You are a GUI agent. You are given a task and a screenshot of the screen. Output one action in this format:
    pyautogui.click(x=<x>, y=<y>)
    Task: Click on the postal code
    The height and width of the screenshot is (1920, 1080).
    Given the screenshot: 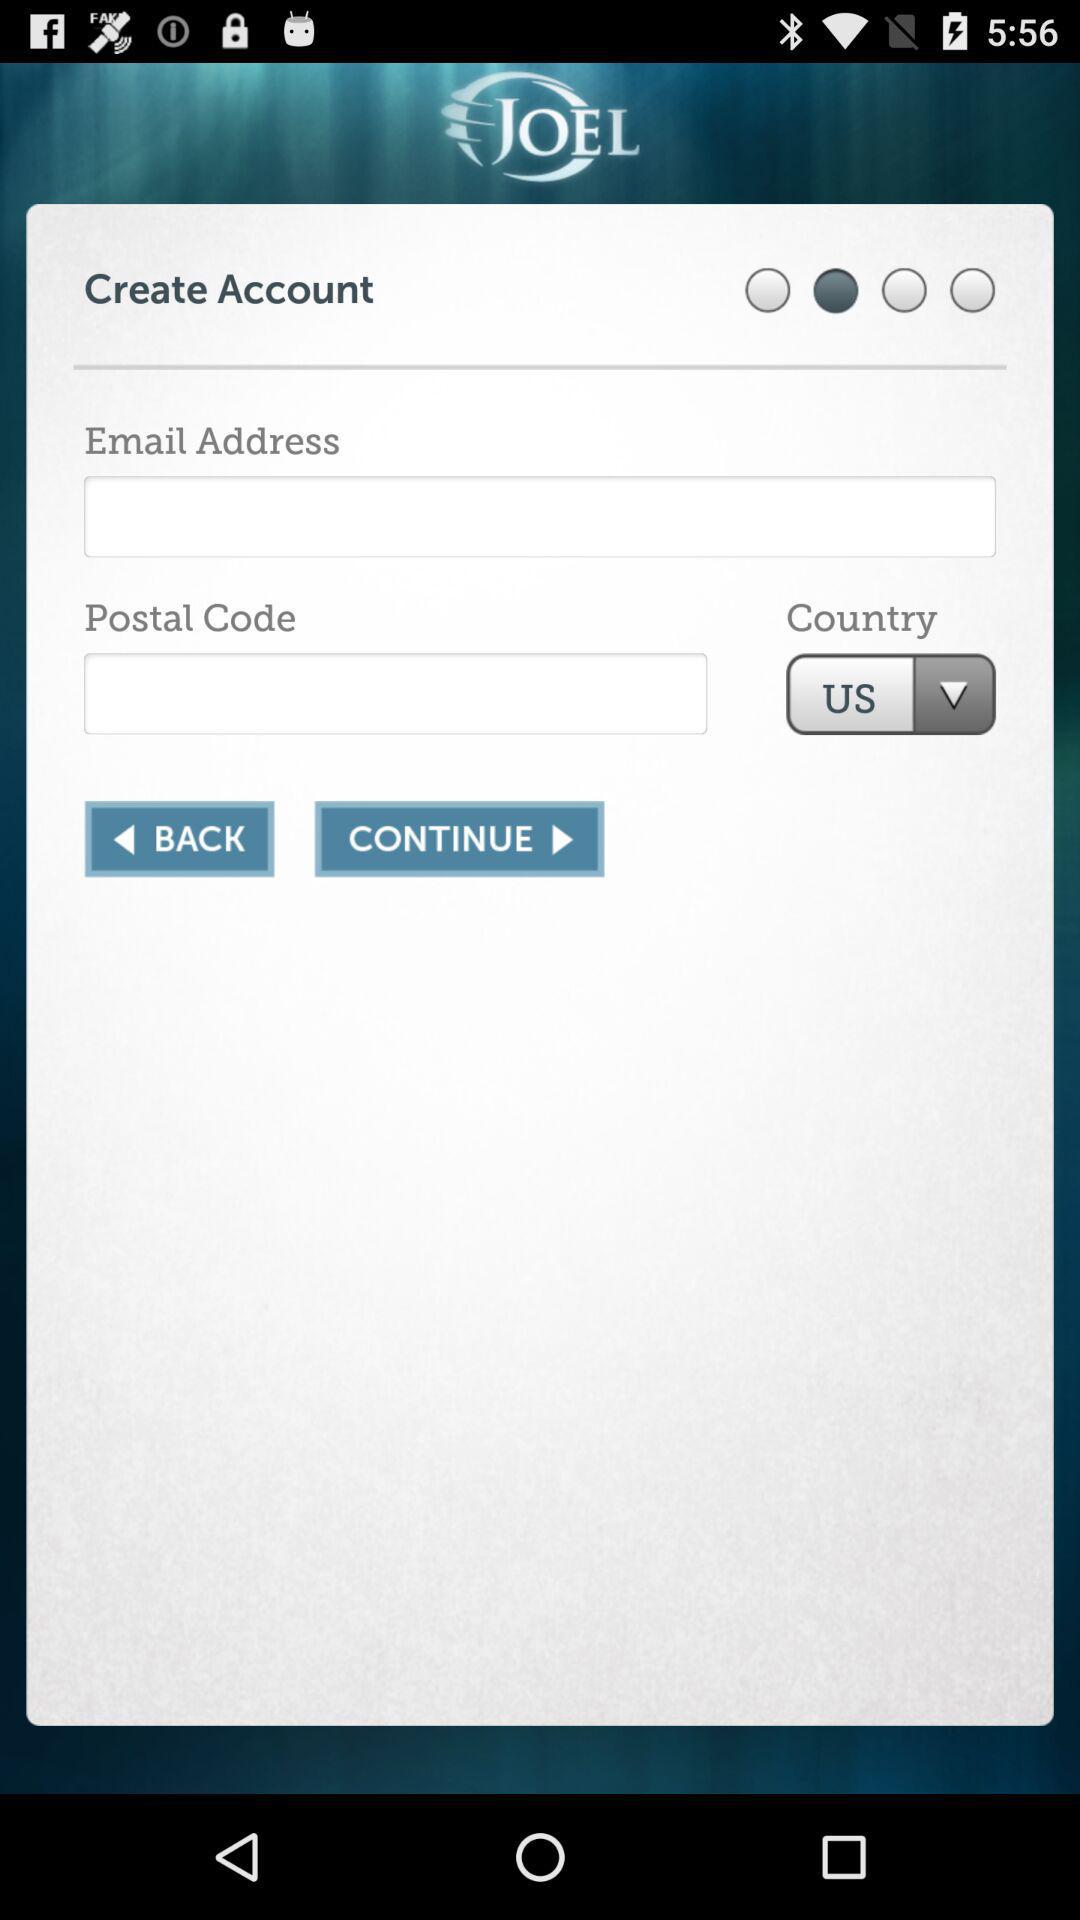 What is the action you would take?
    pyautogui.click(x=395, y=693)
    